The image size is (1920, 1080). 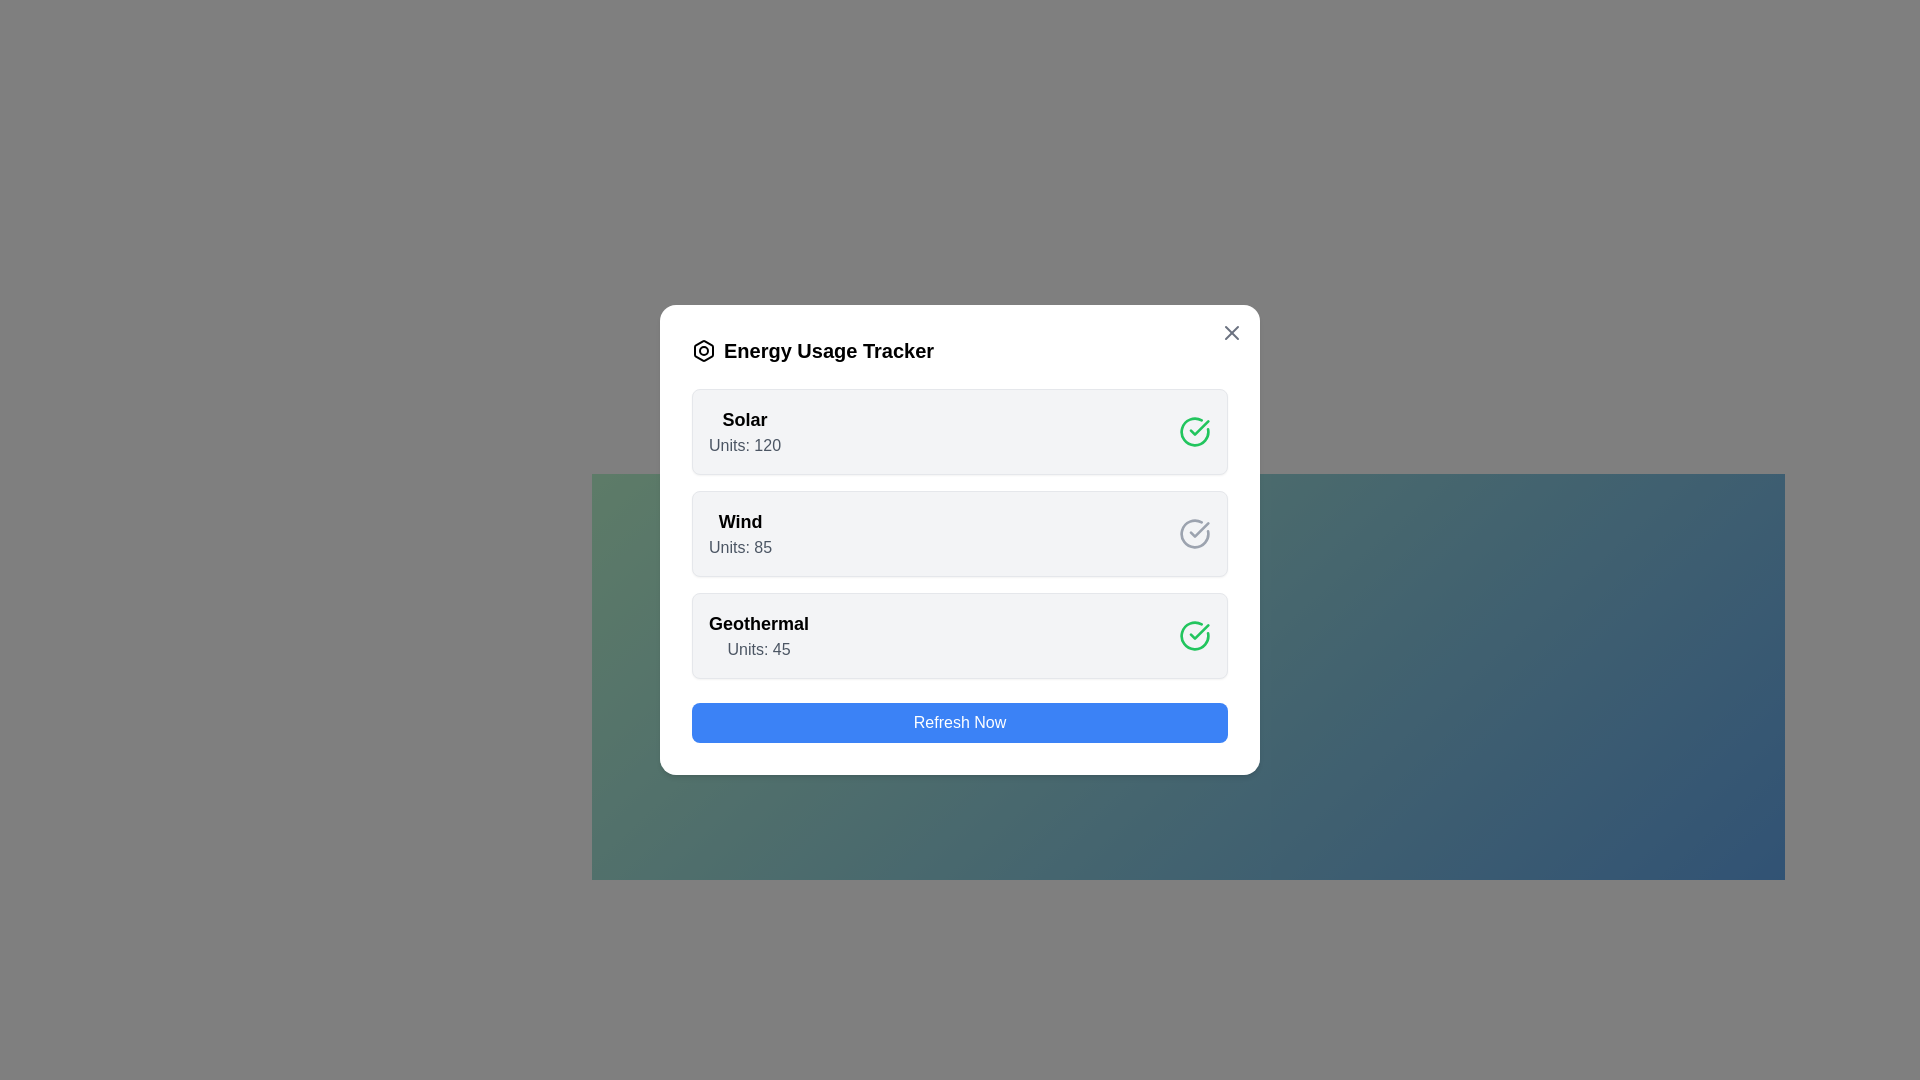 What do you see at coordinates (739, 547) in the screenshot?
I see `the text label displaying the number of units associated with the 'Wind' energy source, which is located below the 'Wind' label in the structured card format` at bounding box center [739, 547].